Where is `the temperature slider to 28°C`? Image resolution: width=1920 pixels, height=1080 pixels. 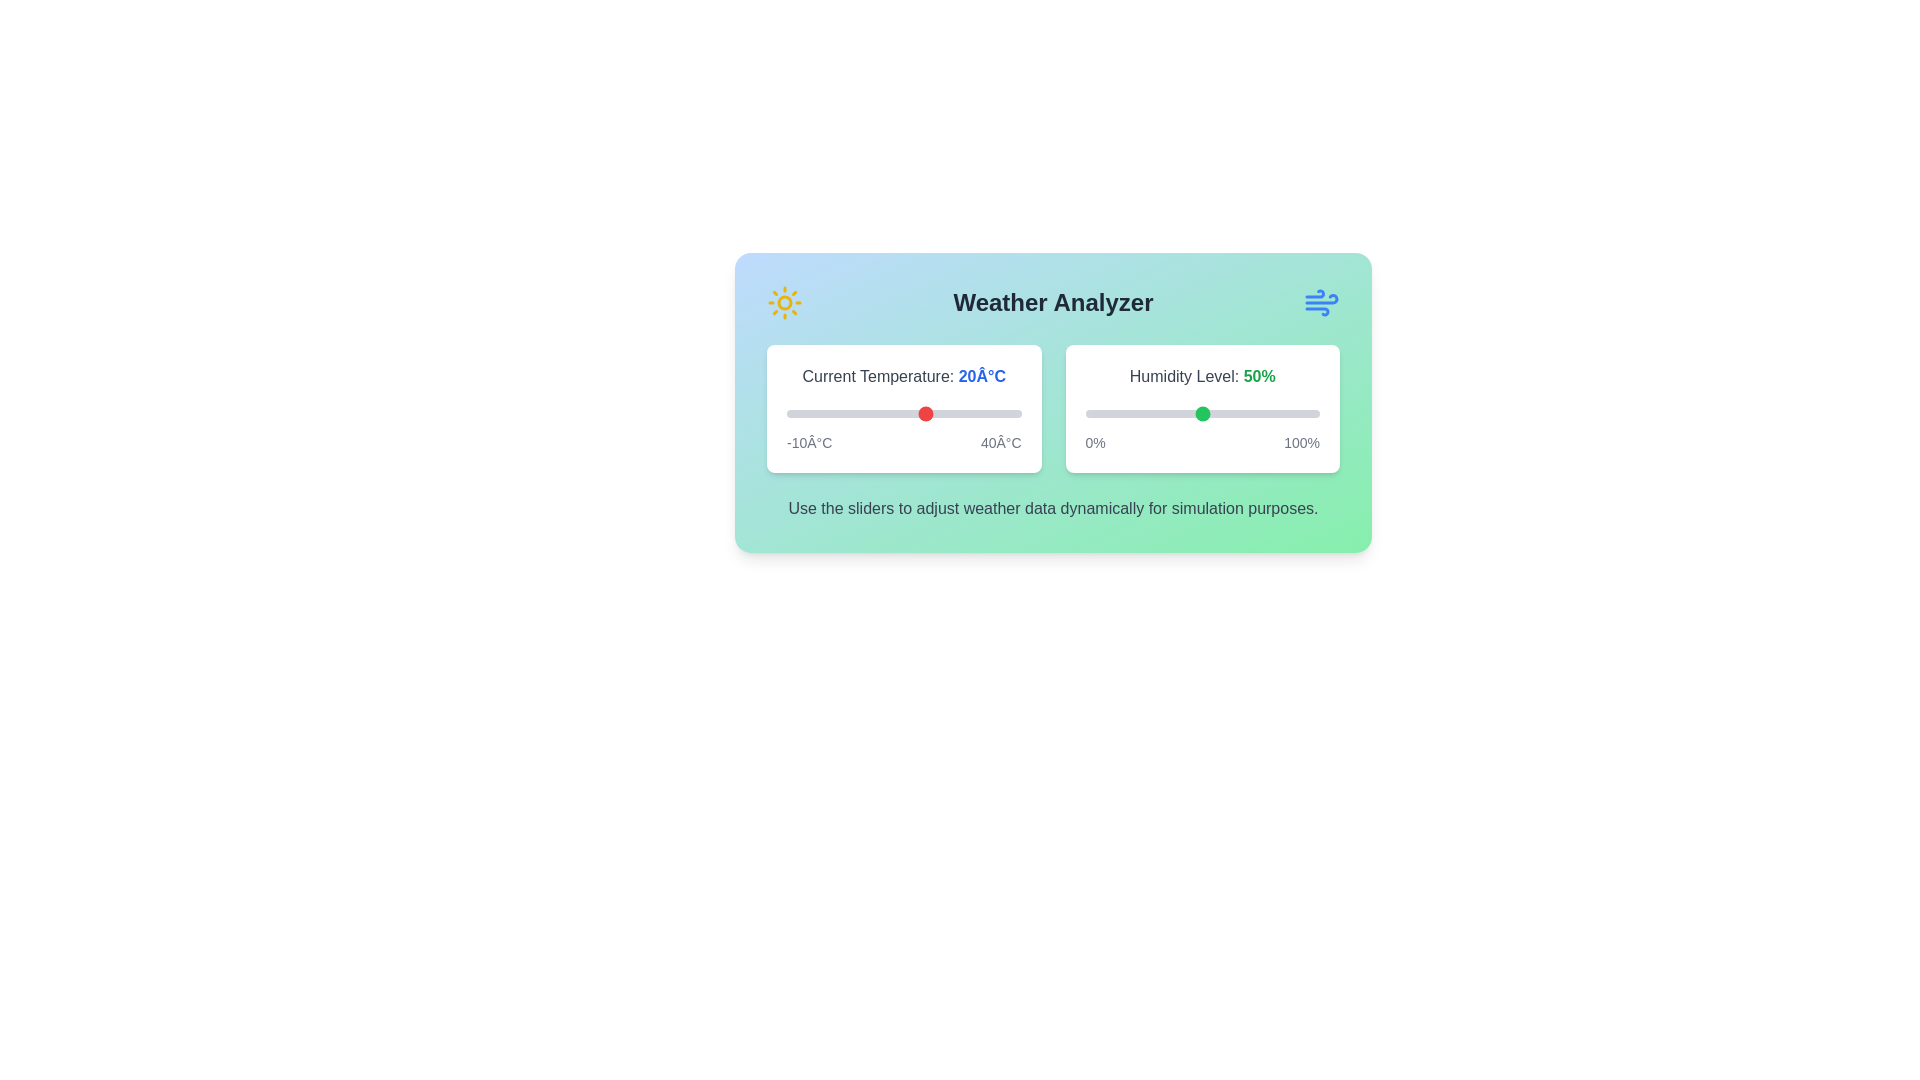 the temperature slider to 28°C is located at coordinates (965, 412).